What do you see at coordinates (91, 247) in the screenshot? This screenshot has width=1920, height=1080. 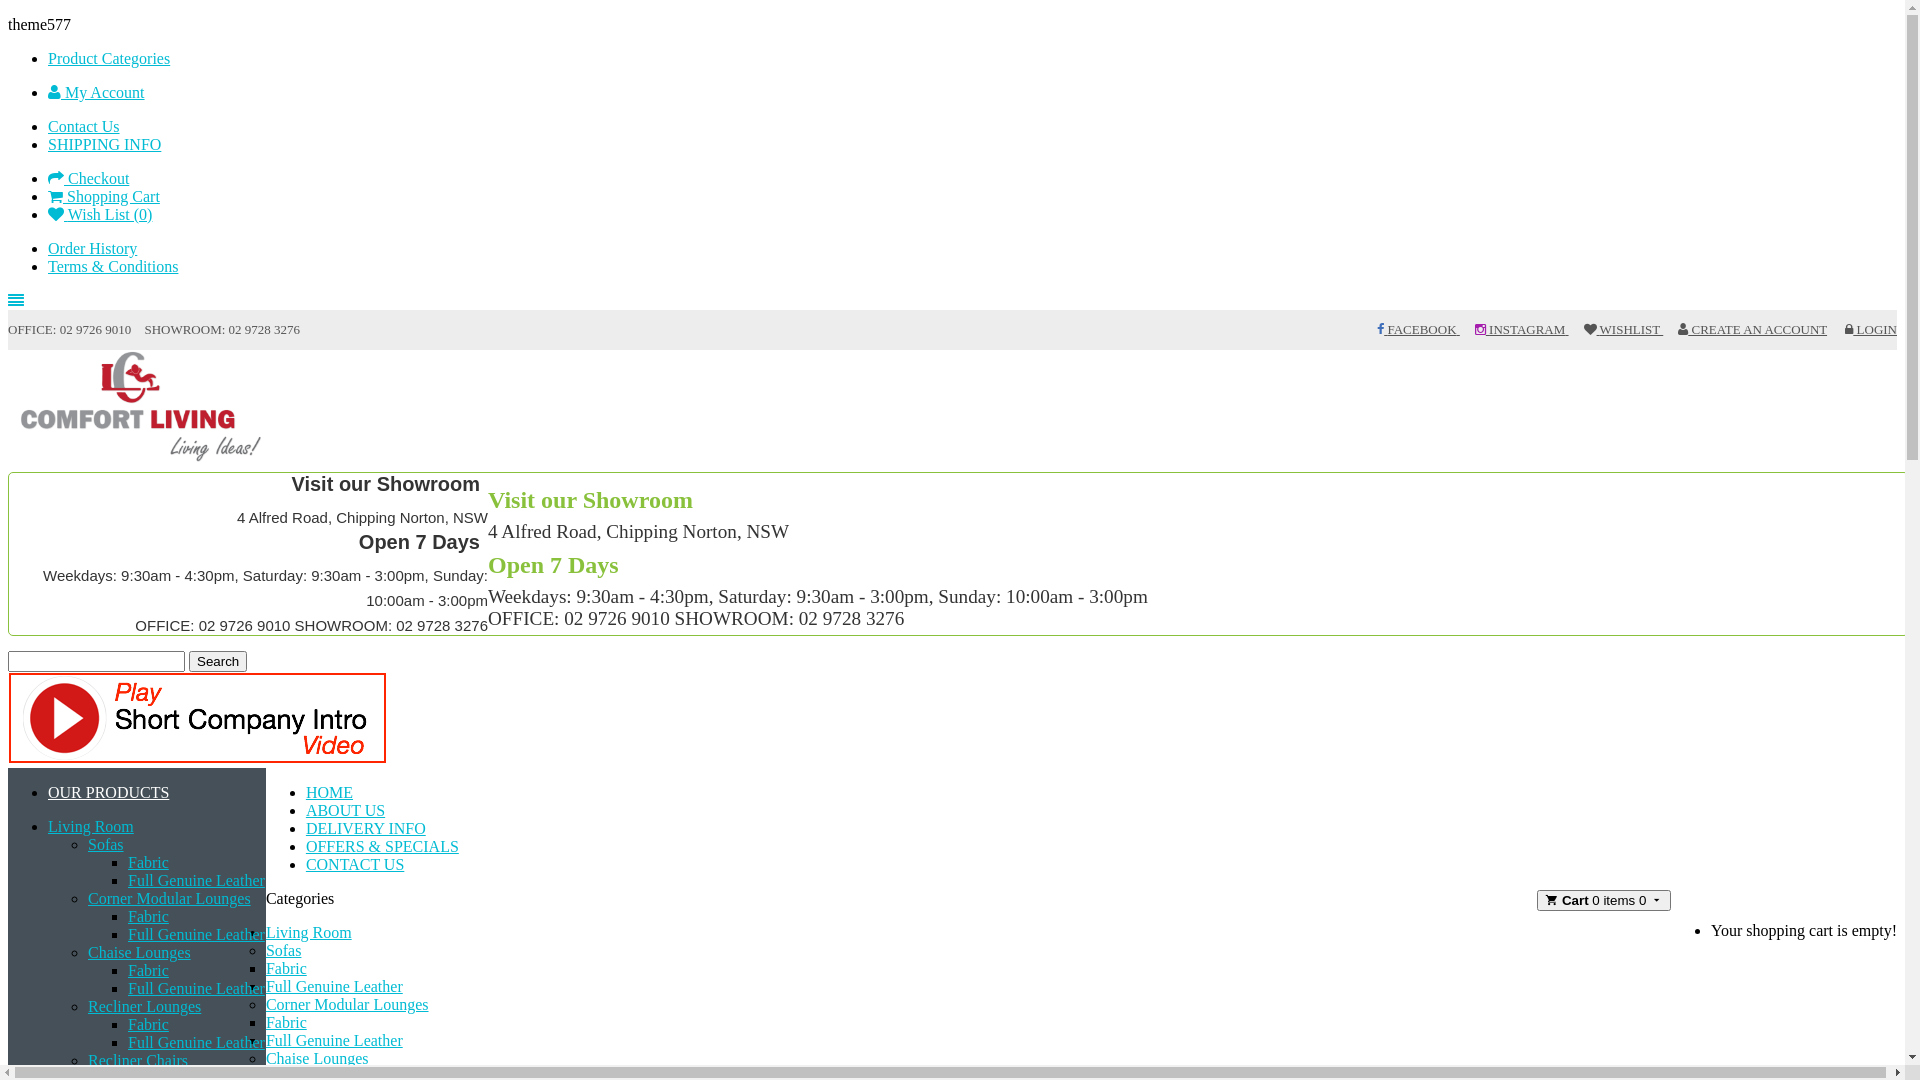 I see `'Order History'` at bounding box center [91, 247].